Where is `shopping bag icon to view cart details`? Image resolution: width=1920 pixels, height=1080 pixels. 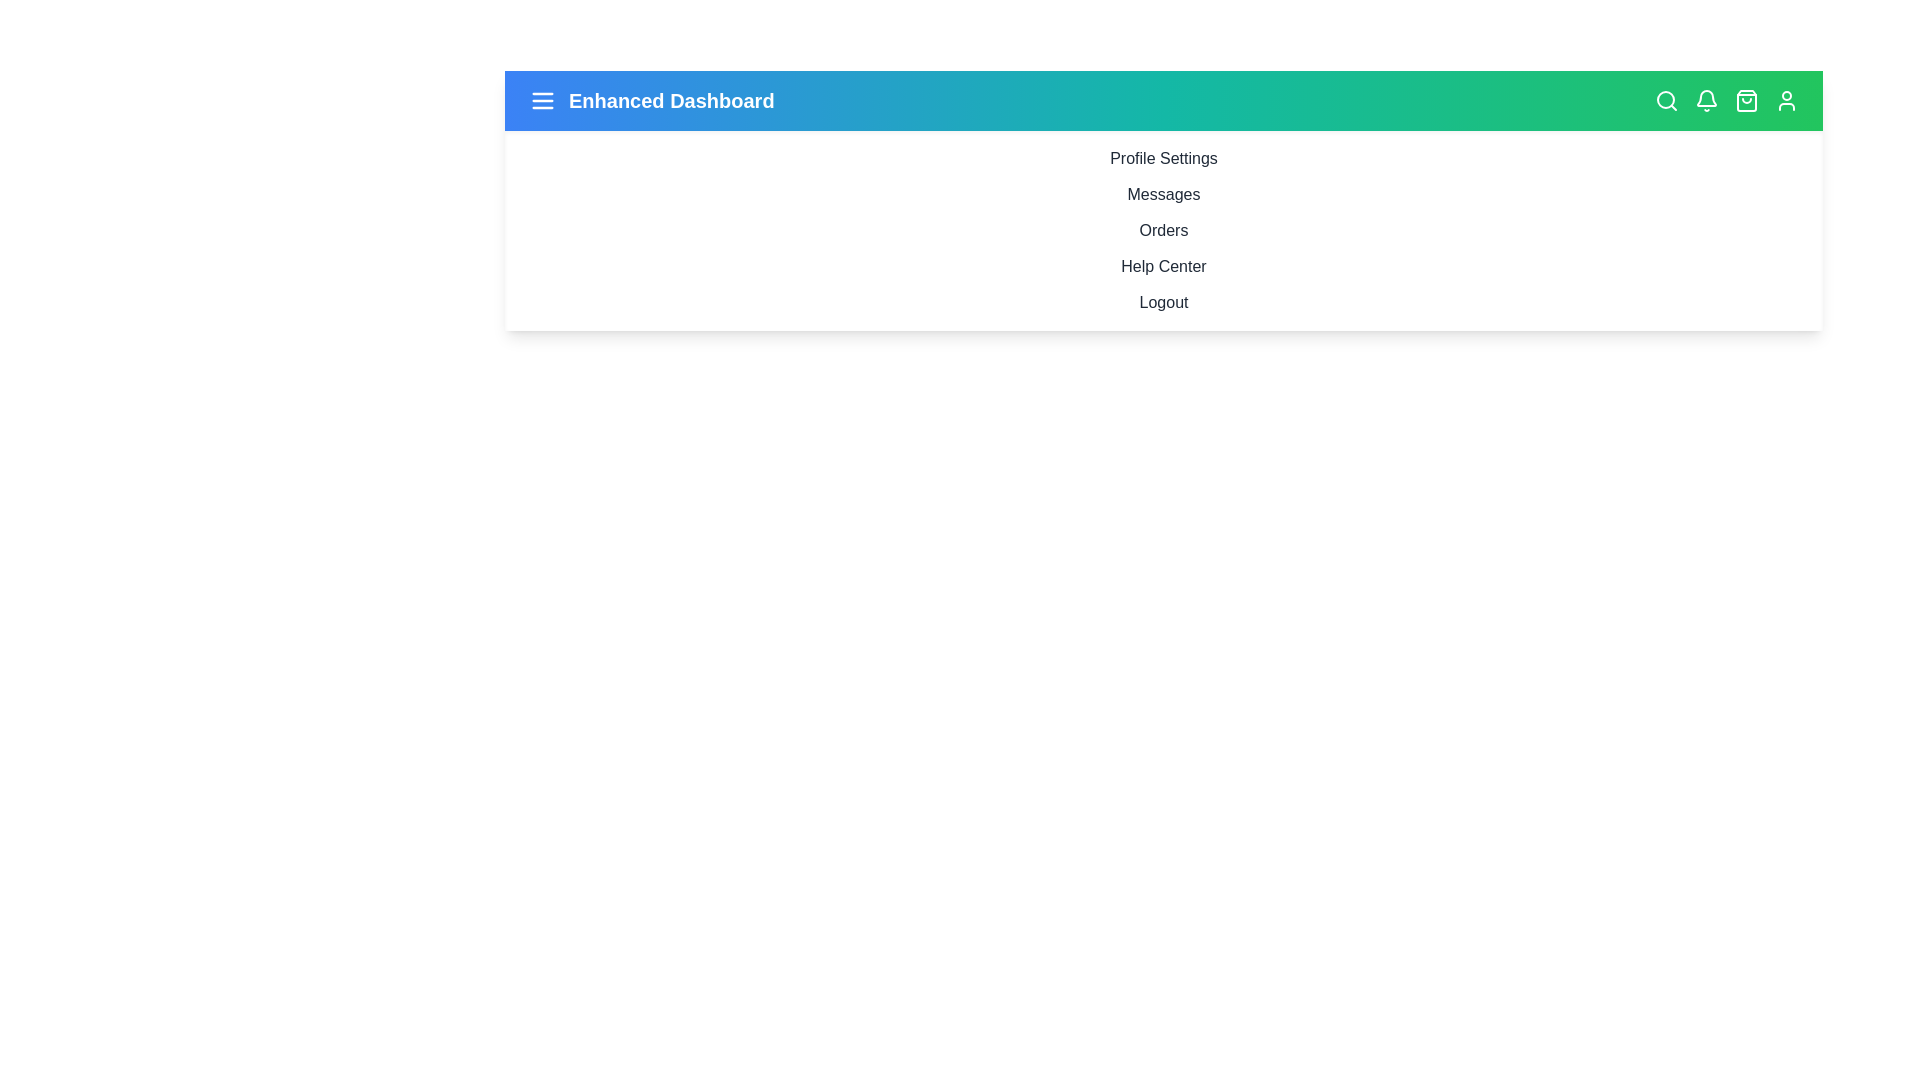 shopping bag icon to view cart details is located at coordinates (1746, 100).